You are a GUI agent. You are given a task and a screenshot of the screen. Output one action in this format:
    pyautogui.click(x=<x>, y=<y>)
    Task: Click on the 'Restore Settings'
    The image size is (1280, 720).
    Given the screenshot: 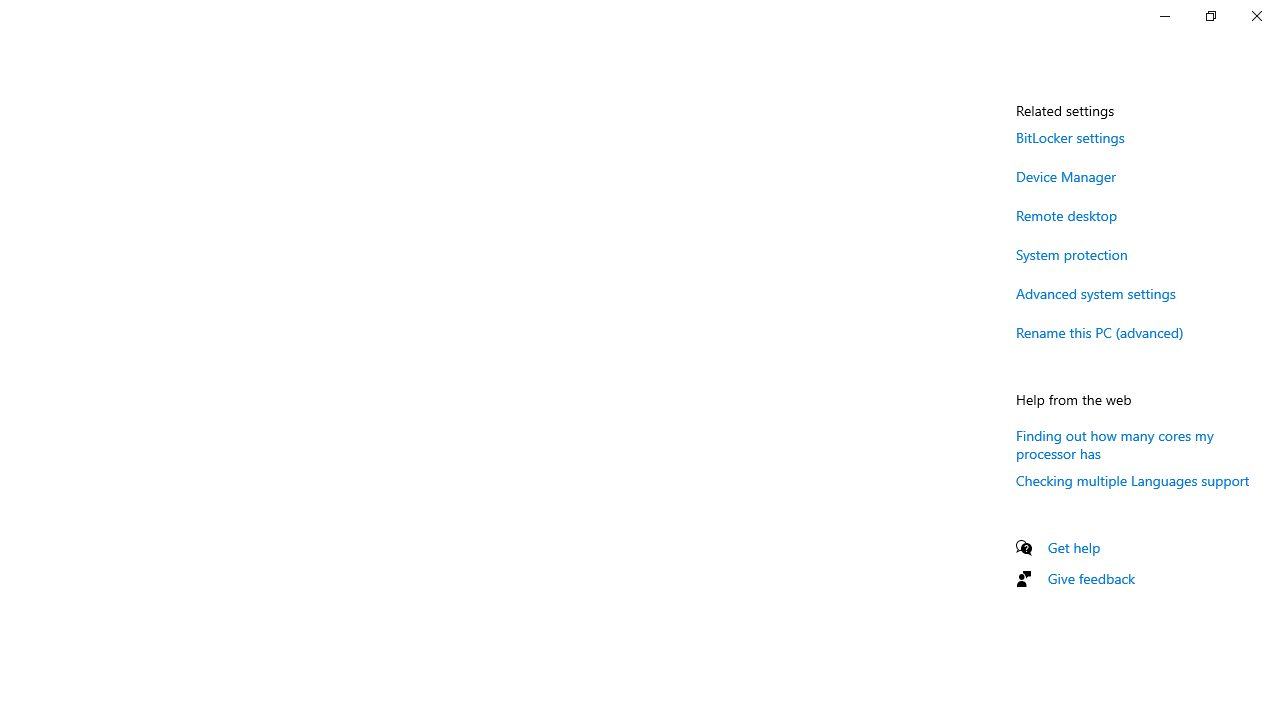 What is the action you would take?
    pyautogui.click(x=1209, y=15)
    